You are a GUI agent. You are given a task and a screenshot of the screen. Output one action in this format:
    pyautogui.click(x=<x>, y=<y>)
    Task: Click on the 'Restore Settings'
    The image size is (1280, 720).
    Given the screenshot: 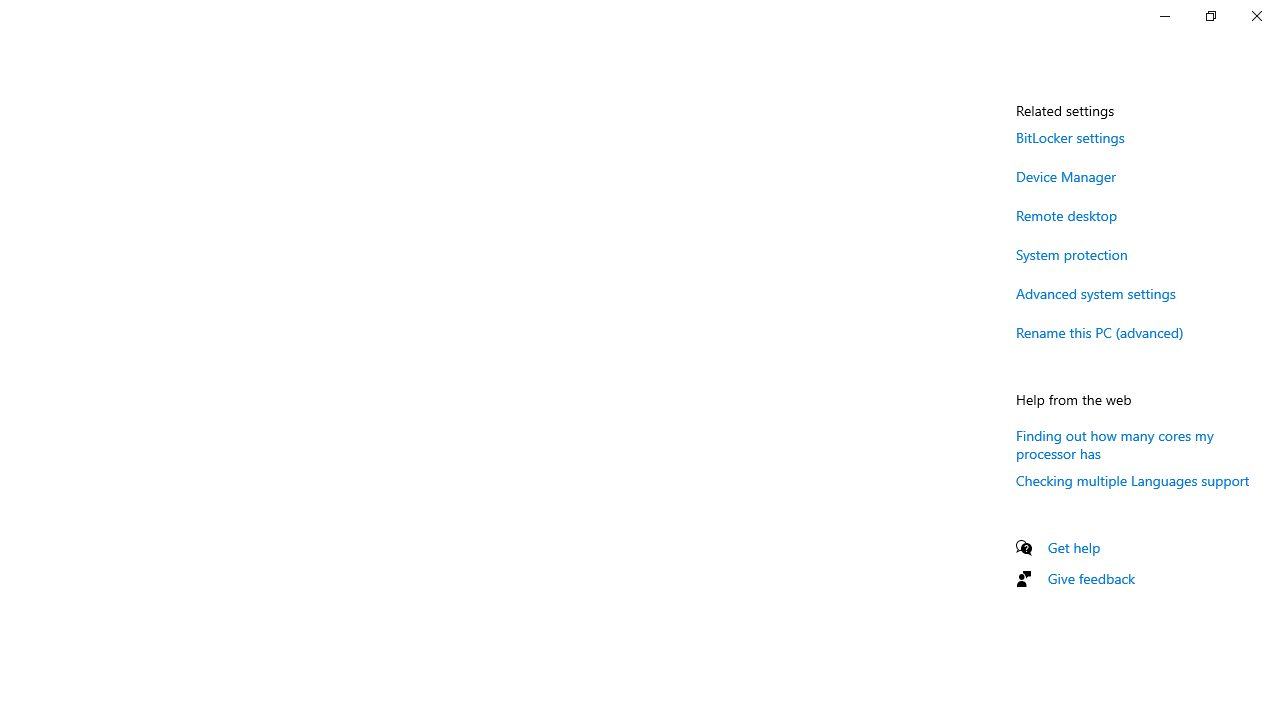 What is the action you would take?
    pyautogui.click(x=1209, y=15)
    